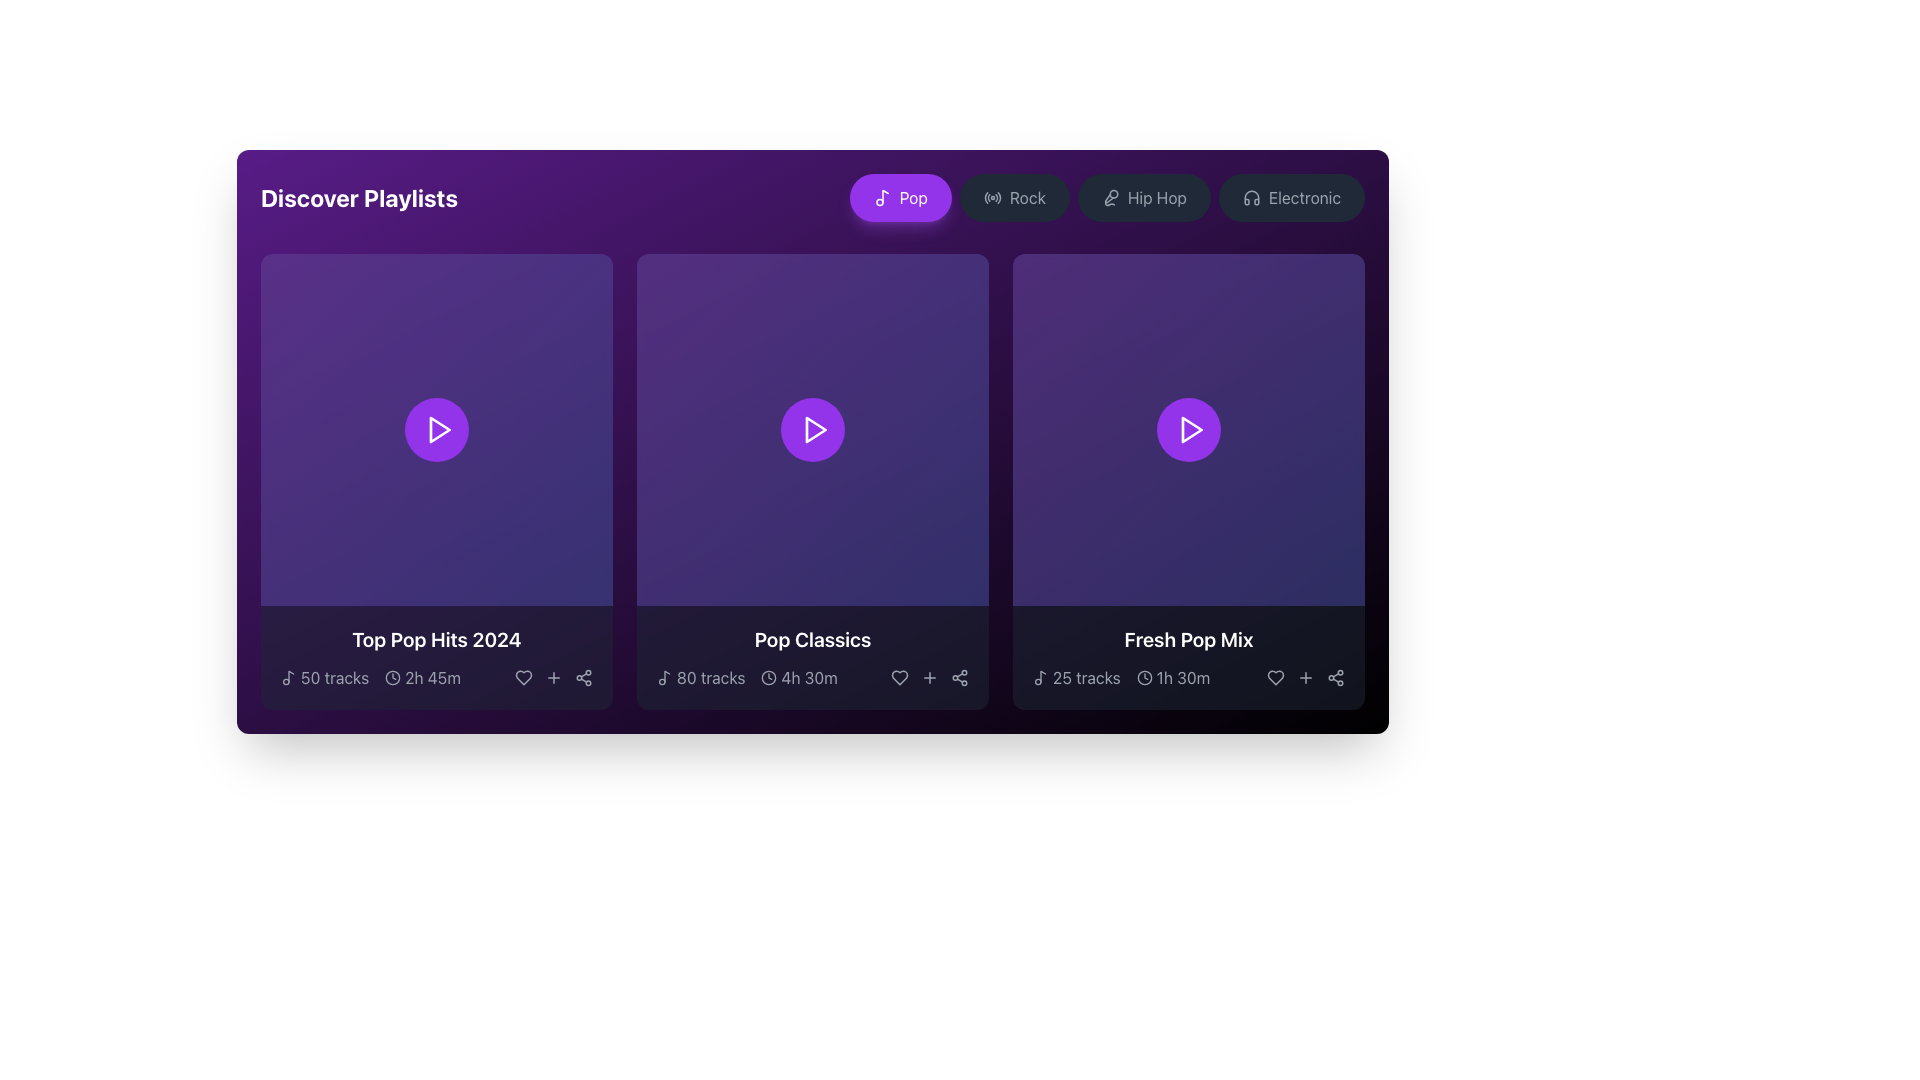 Image resolution: width=1920 pixels, height=1080 pixels. Describe the element at coordinates (929, 677) in the screenshot. I see `the plus icon located in the bottom-right section of the 'Pop Classics' playlist card` at that location.